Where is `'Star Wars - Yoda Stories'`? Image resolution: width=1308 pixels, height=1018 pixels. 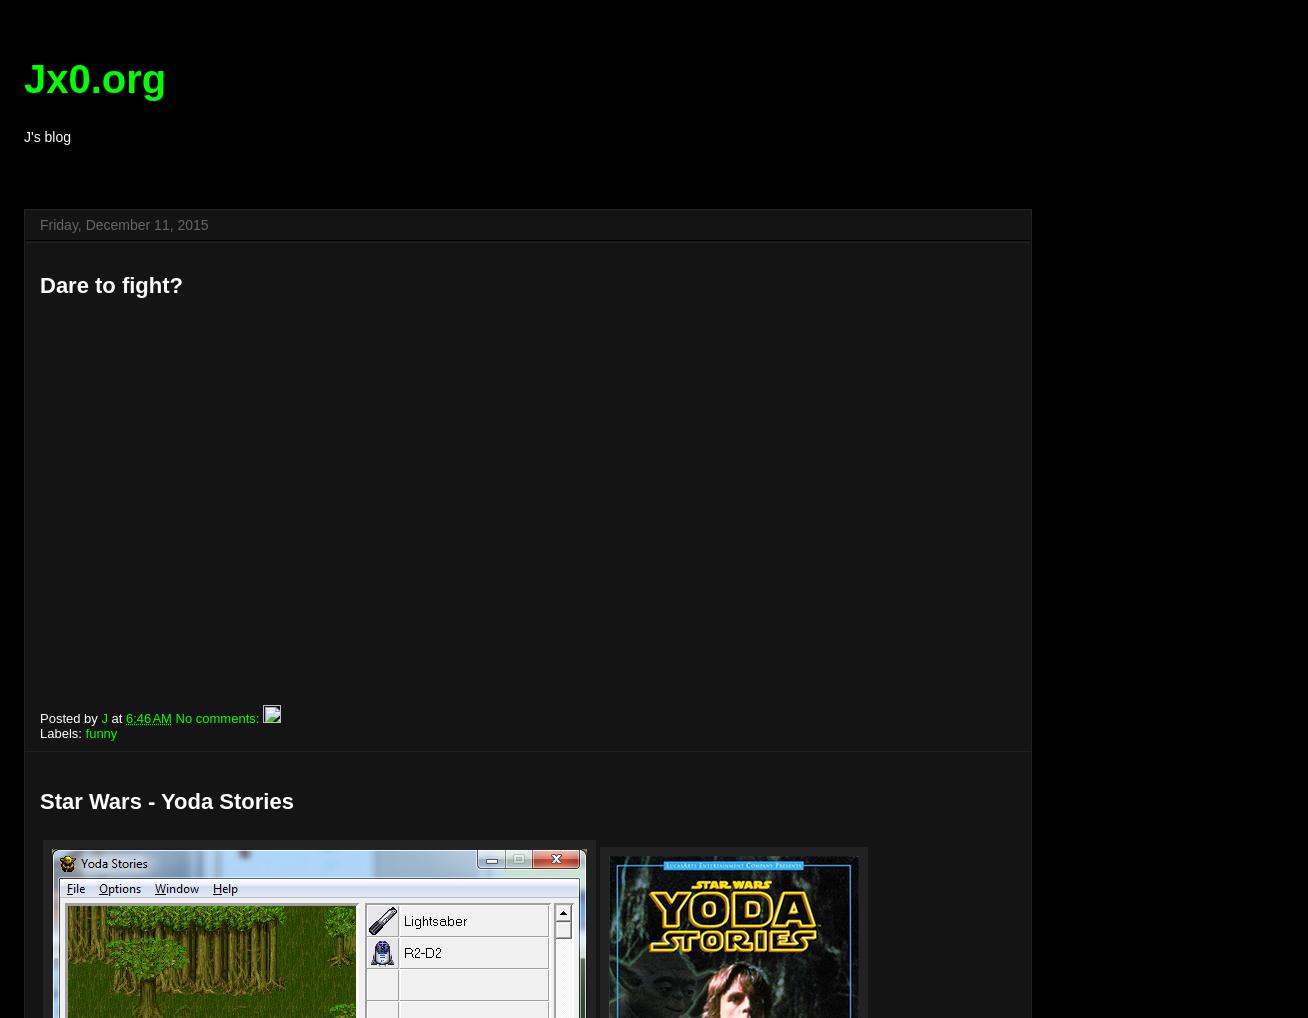 'Star Wars - Yoda Stories' is located at coordinates (166, 801).